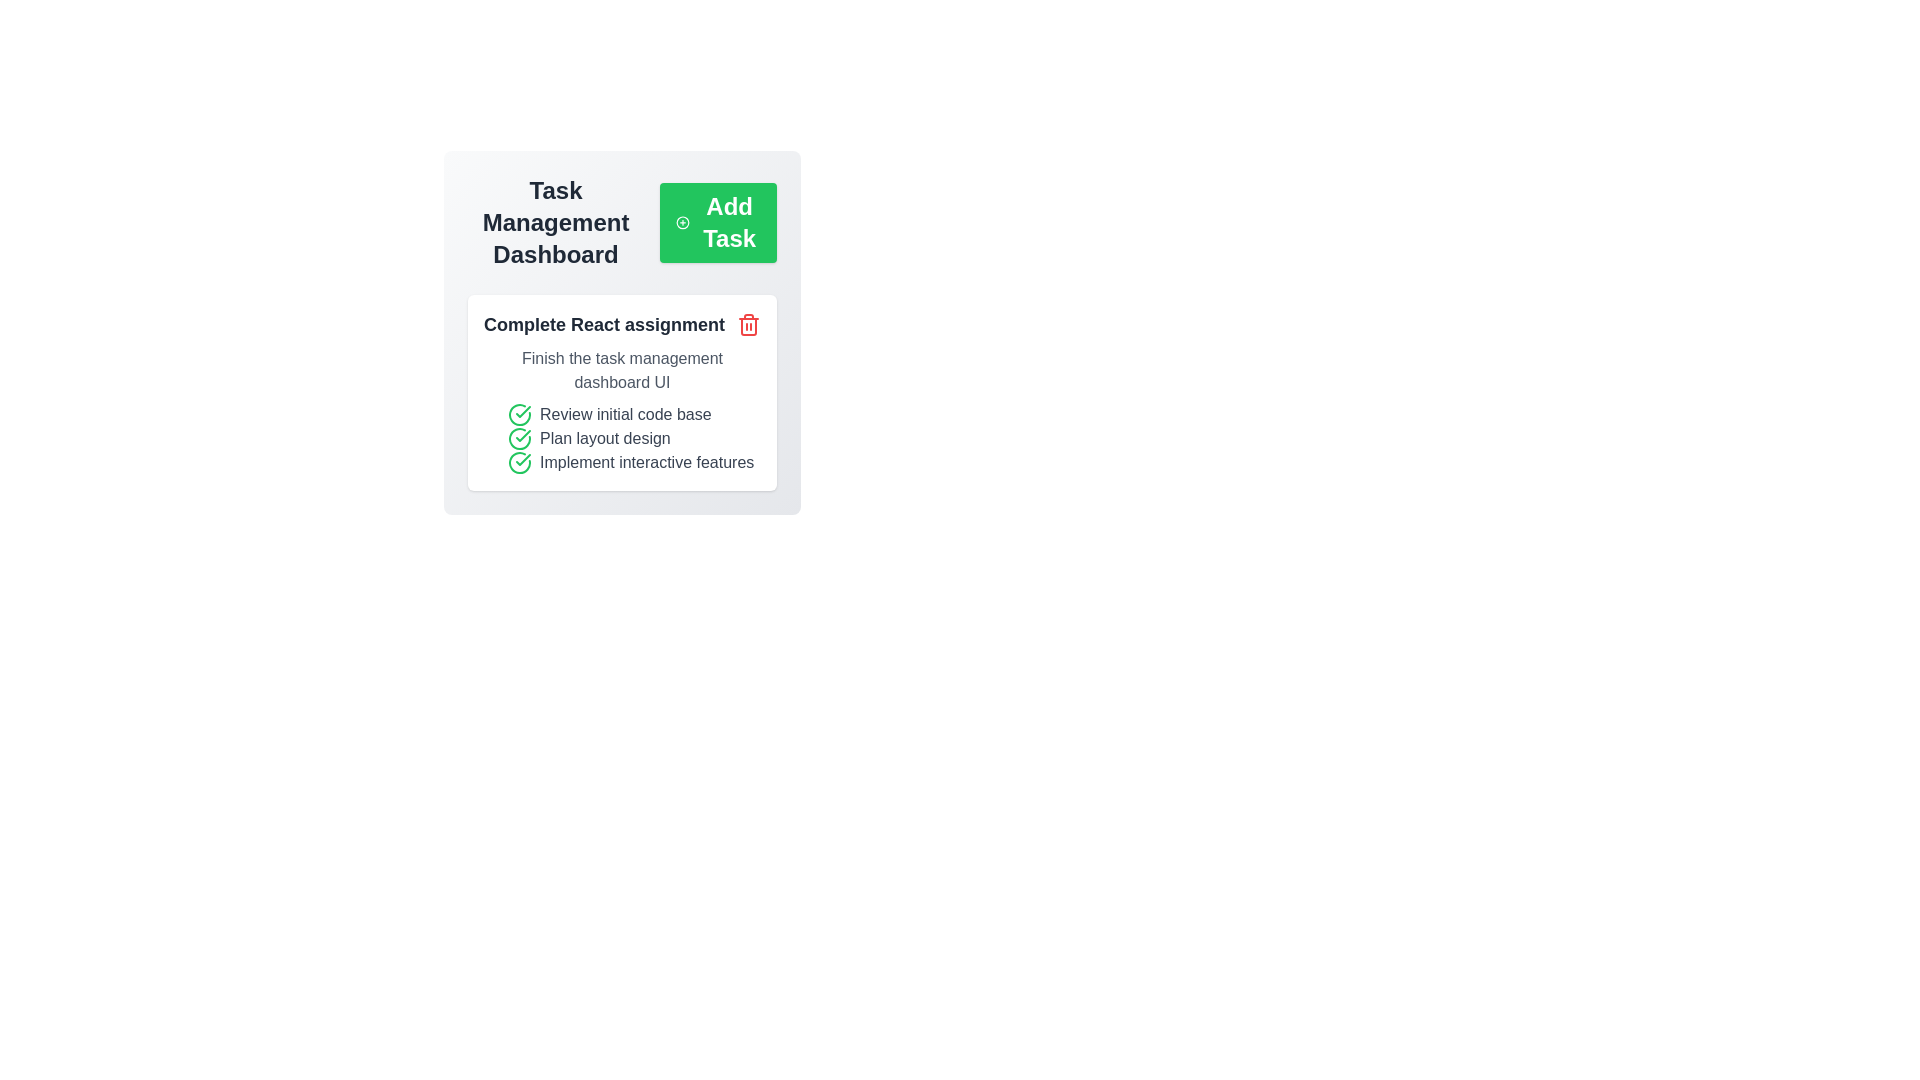  Describe the element at coordinates (519, 438) in the screenshot. I see `the Icon (SVG element) that signifies the completion of the 'Plan layout design' task, located to the left of the task text` at that location.